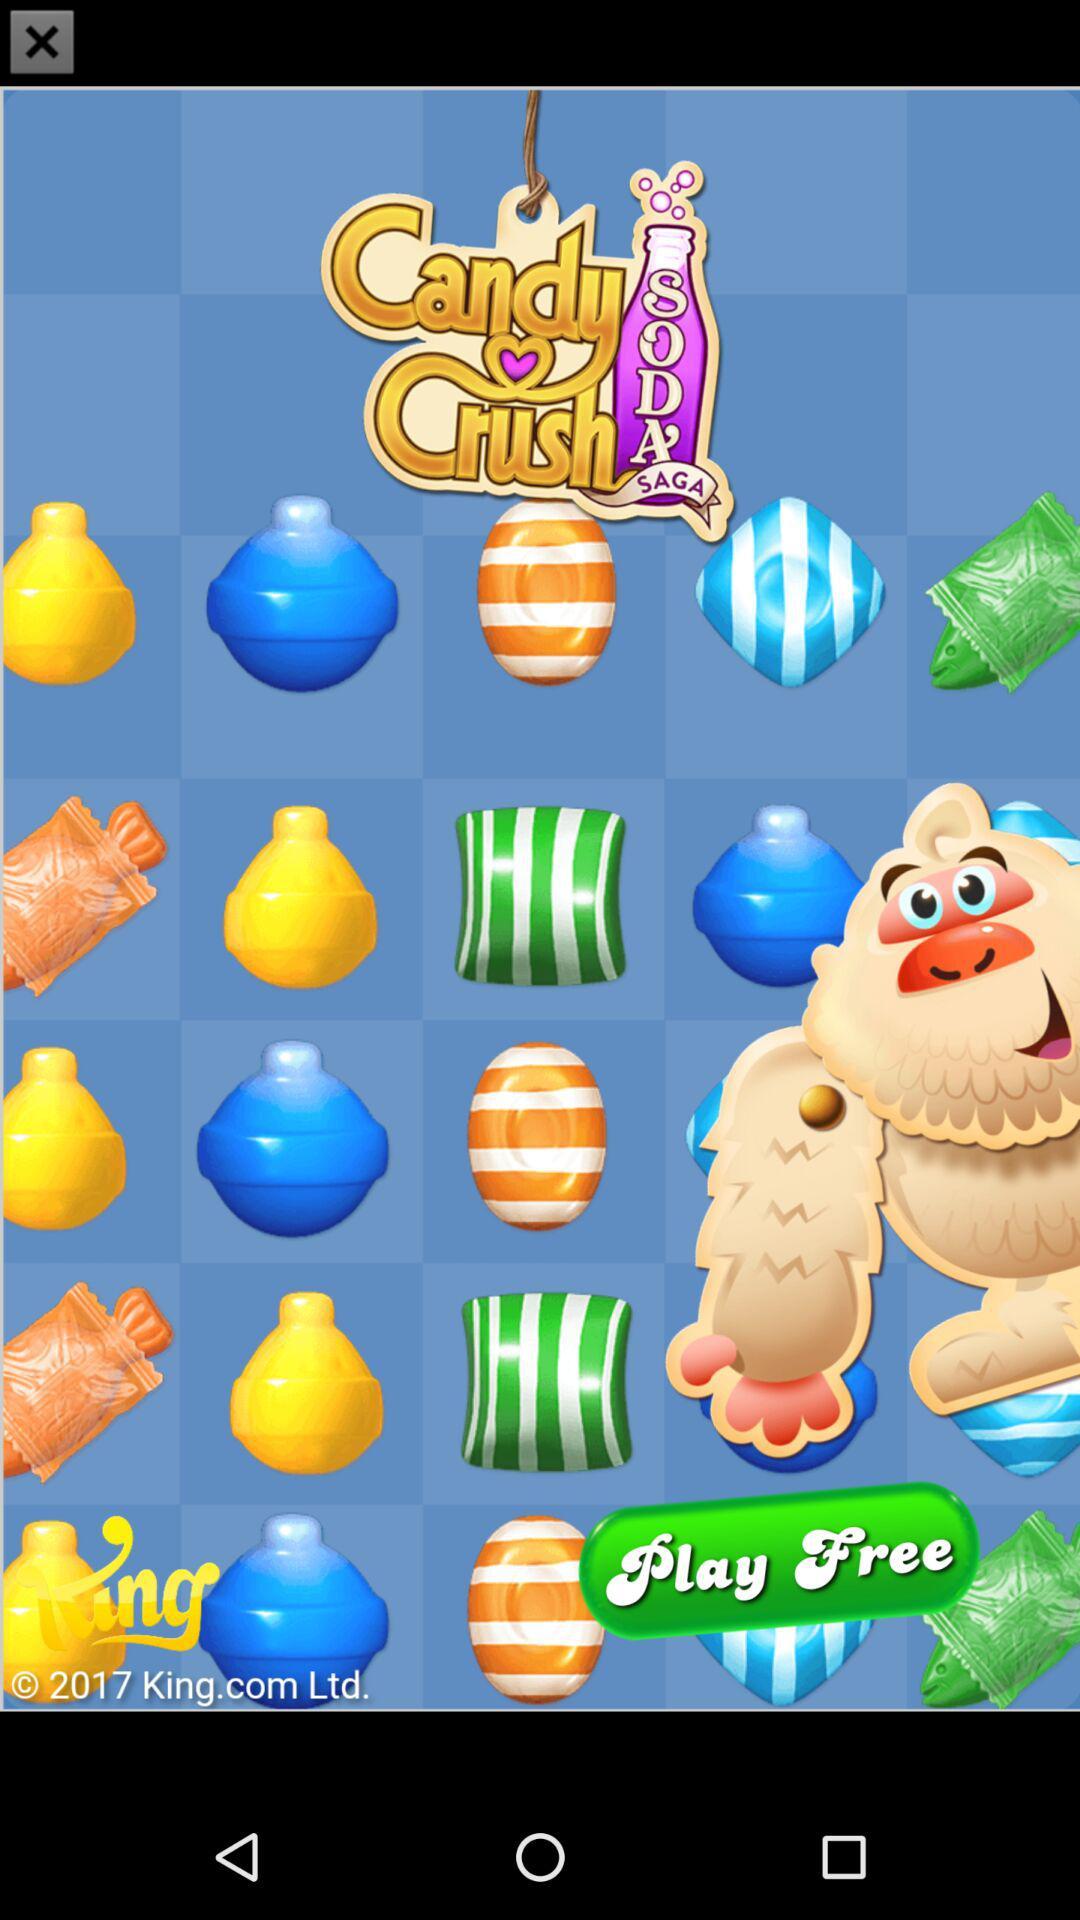  I want to click on the close icon, so click(42, 44).